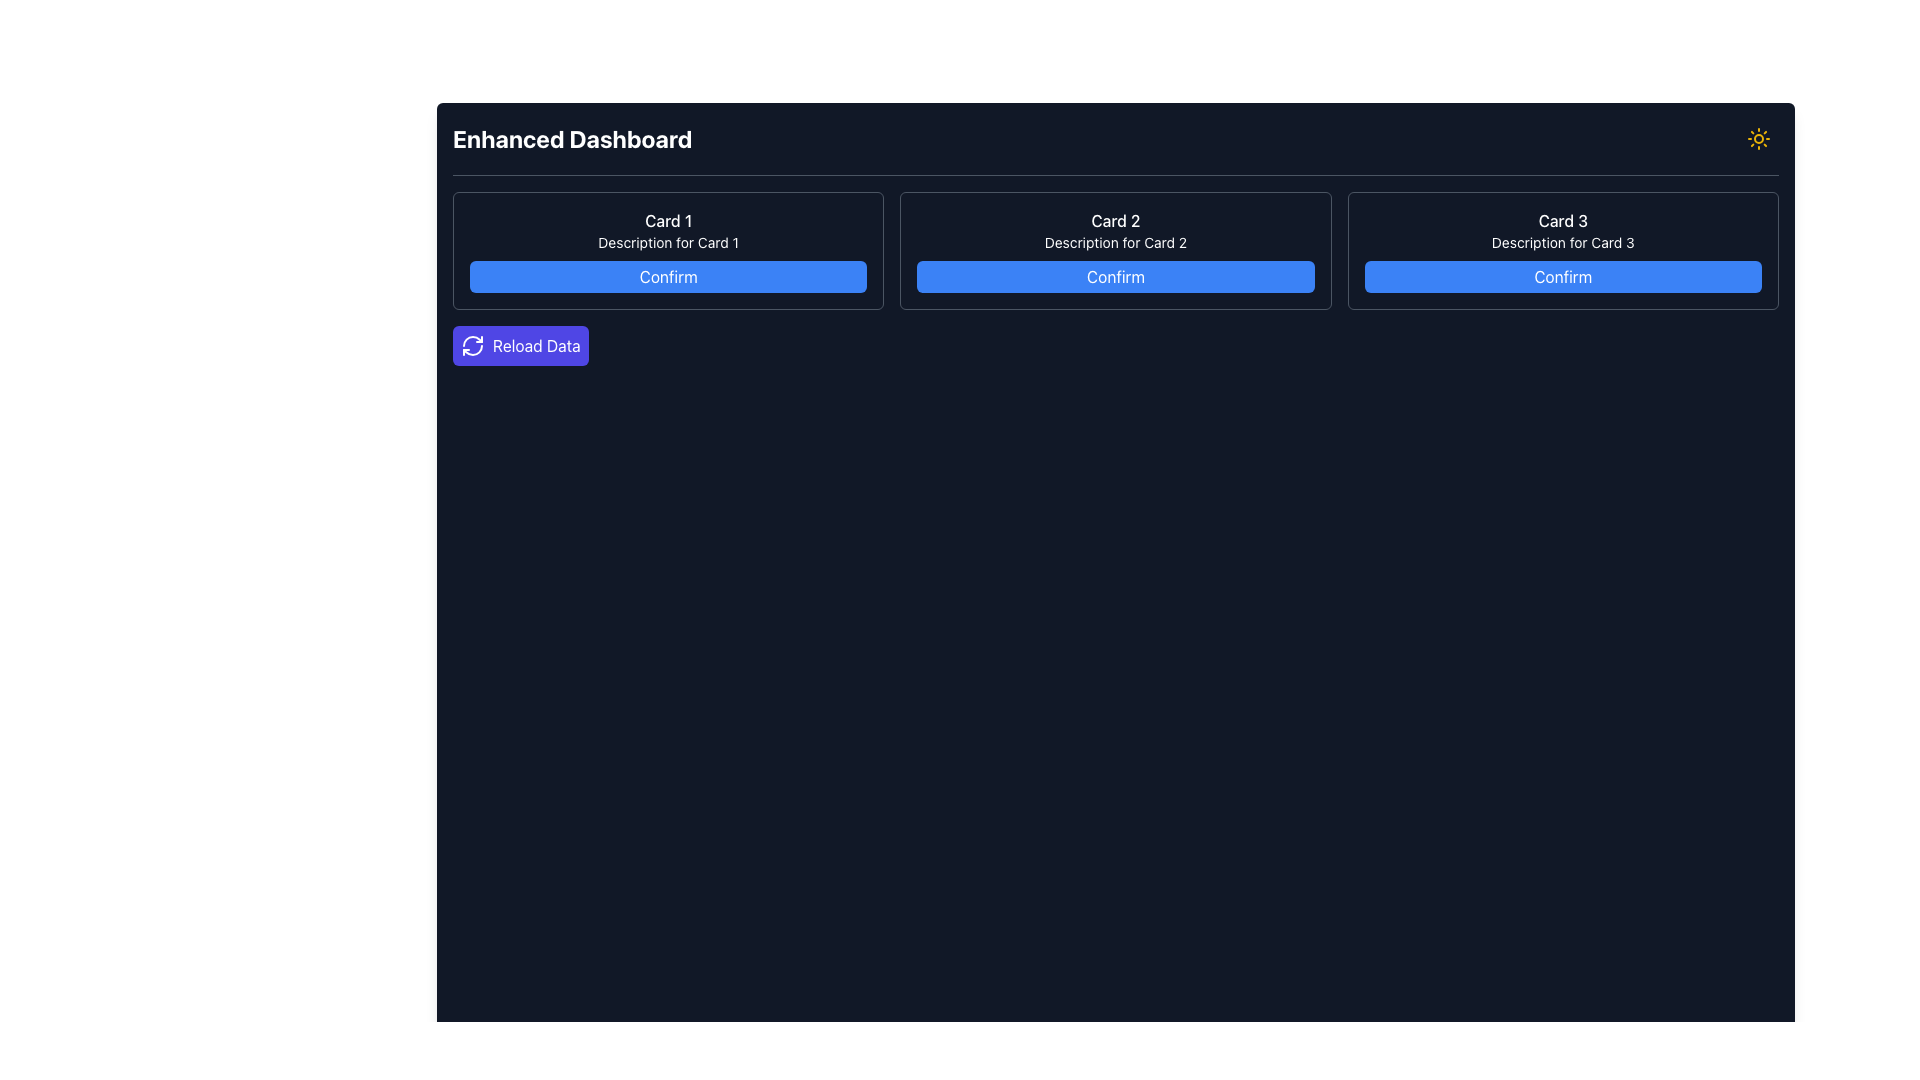  I want to click on the 'Confirm' button, which is a rectangular button with rounded corners and a blue background located within 'Card 3', to observe the hover effect, so click(1562, 277).